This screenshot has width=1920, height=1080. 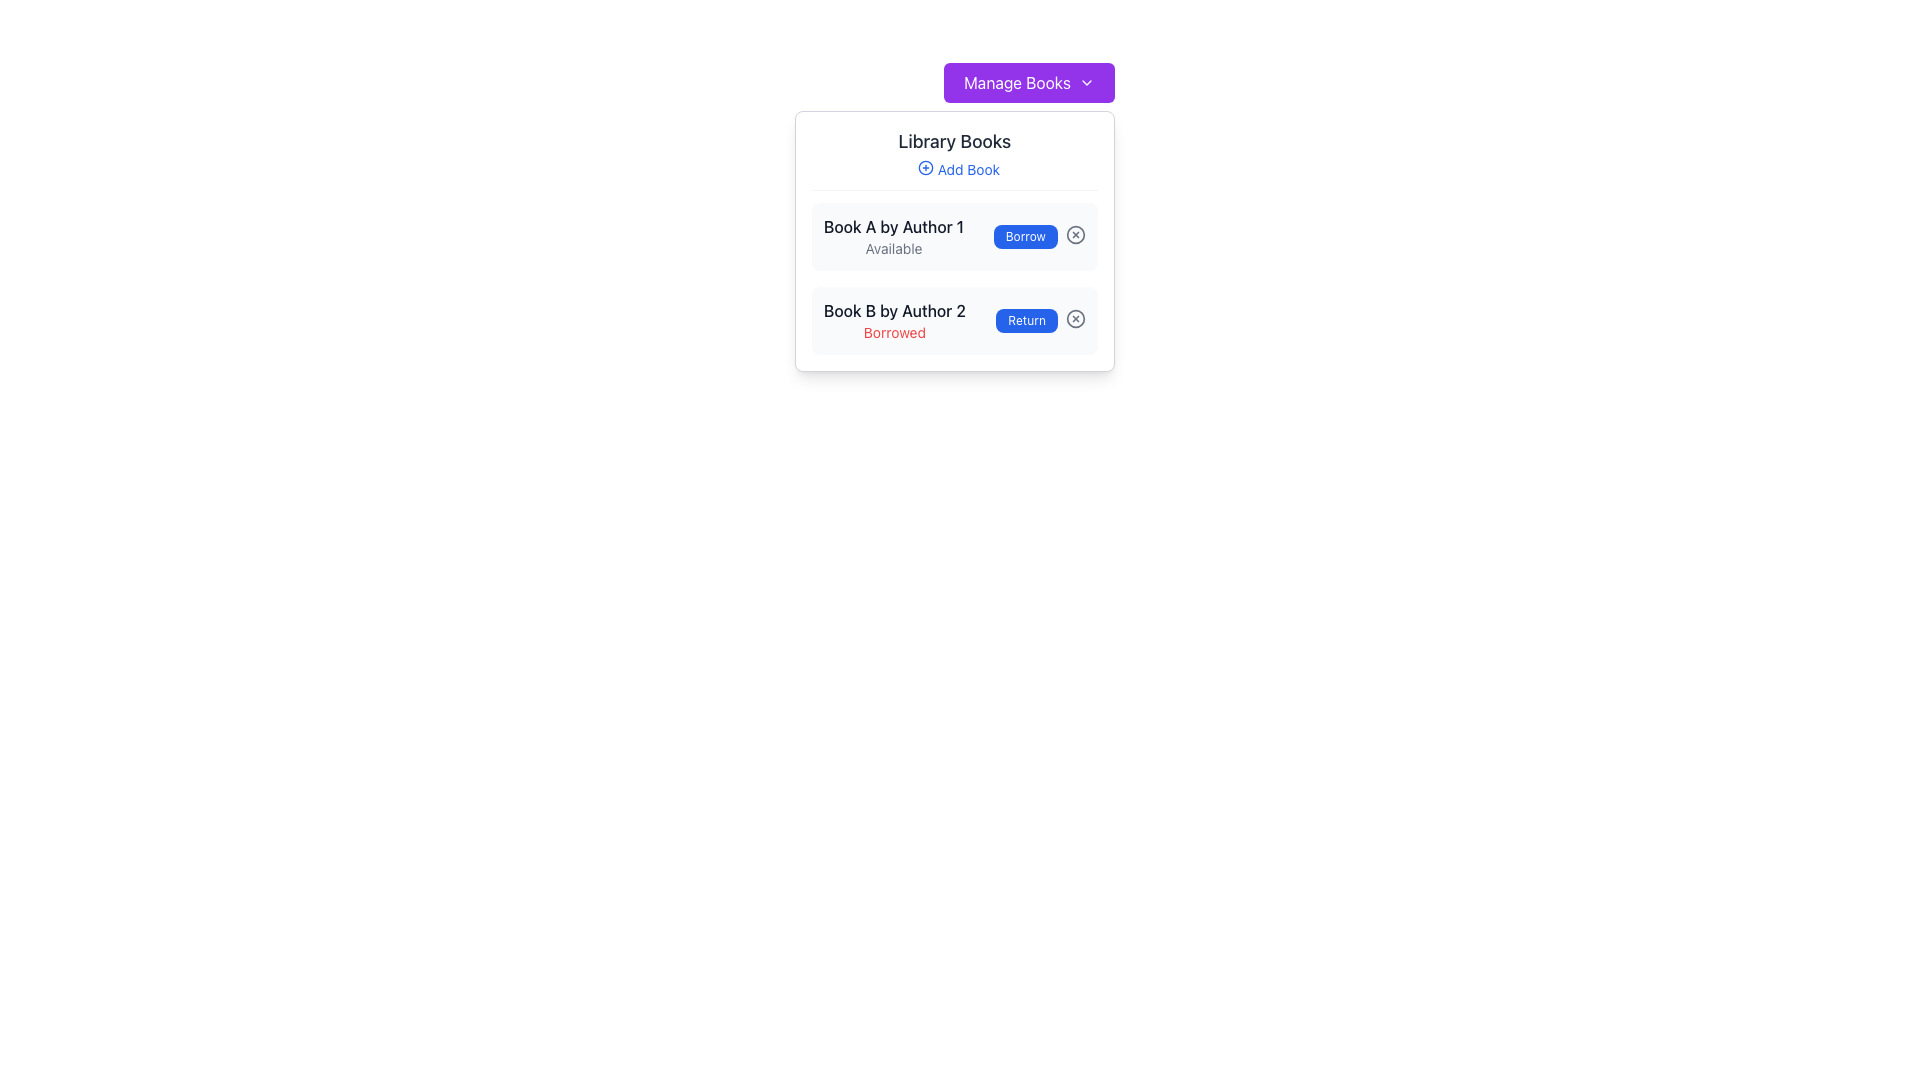 I want to click on the text label displaying 'Book B by Author 2', which is styled with a medium-weight font and dark gray color, positioned above the status label 'Borrowed' in the book list, so click(x=893, y=311).